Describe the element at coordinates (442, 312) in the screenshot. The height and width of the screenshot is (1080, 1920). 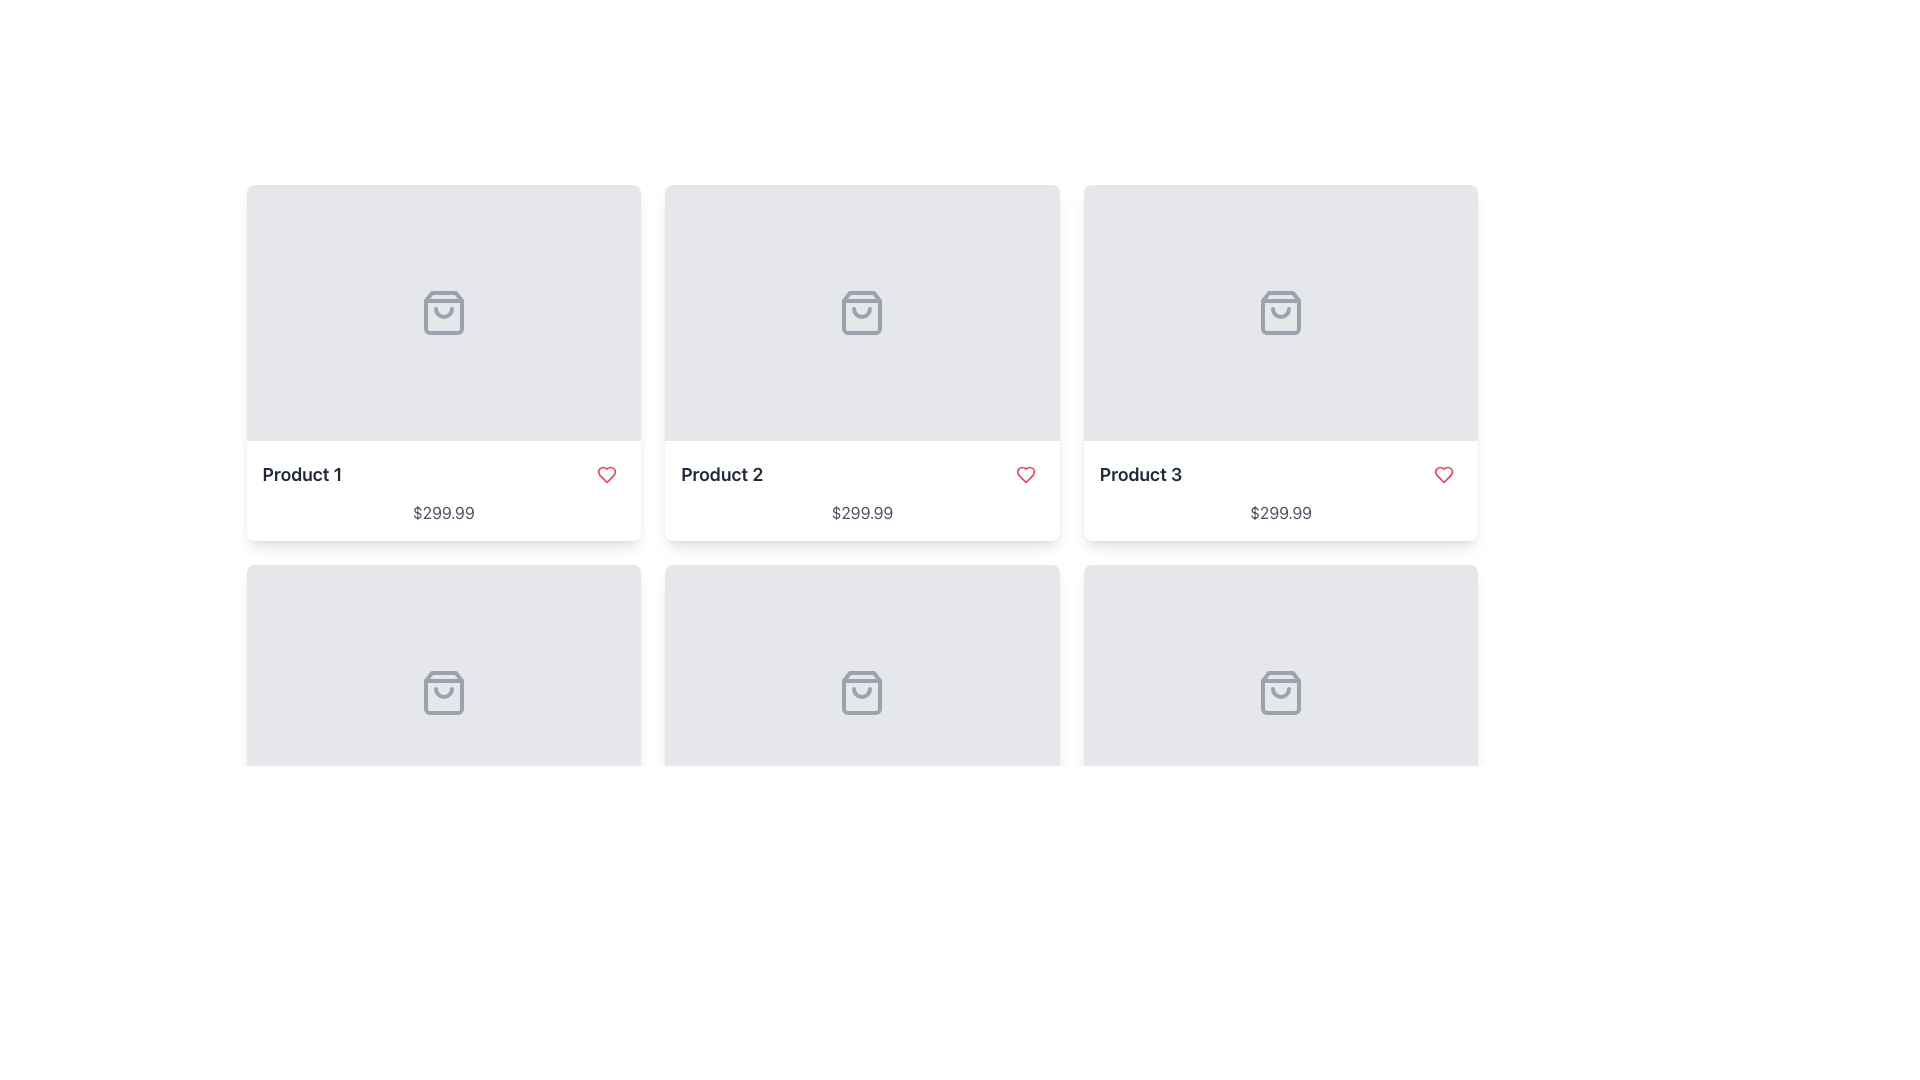
I see `the gray rectangular area containing a centered shopping bag icon in the 'Product 1' card` at that location.